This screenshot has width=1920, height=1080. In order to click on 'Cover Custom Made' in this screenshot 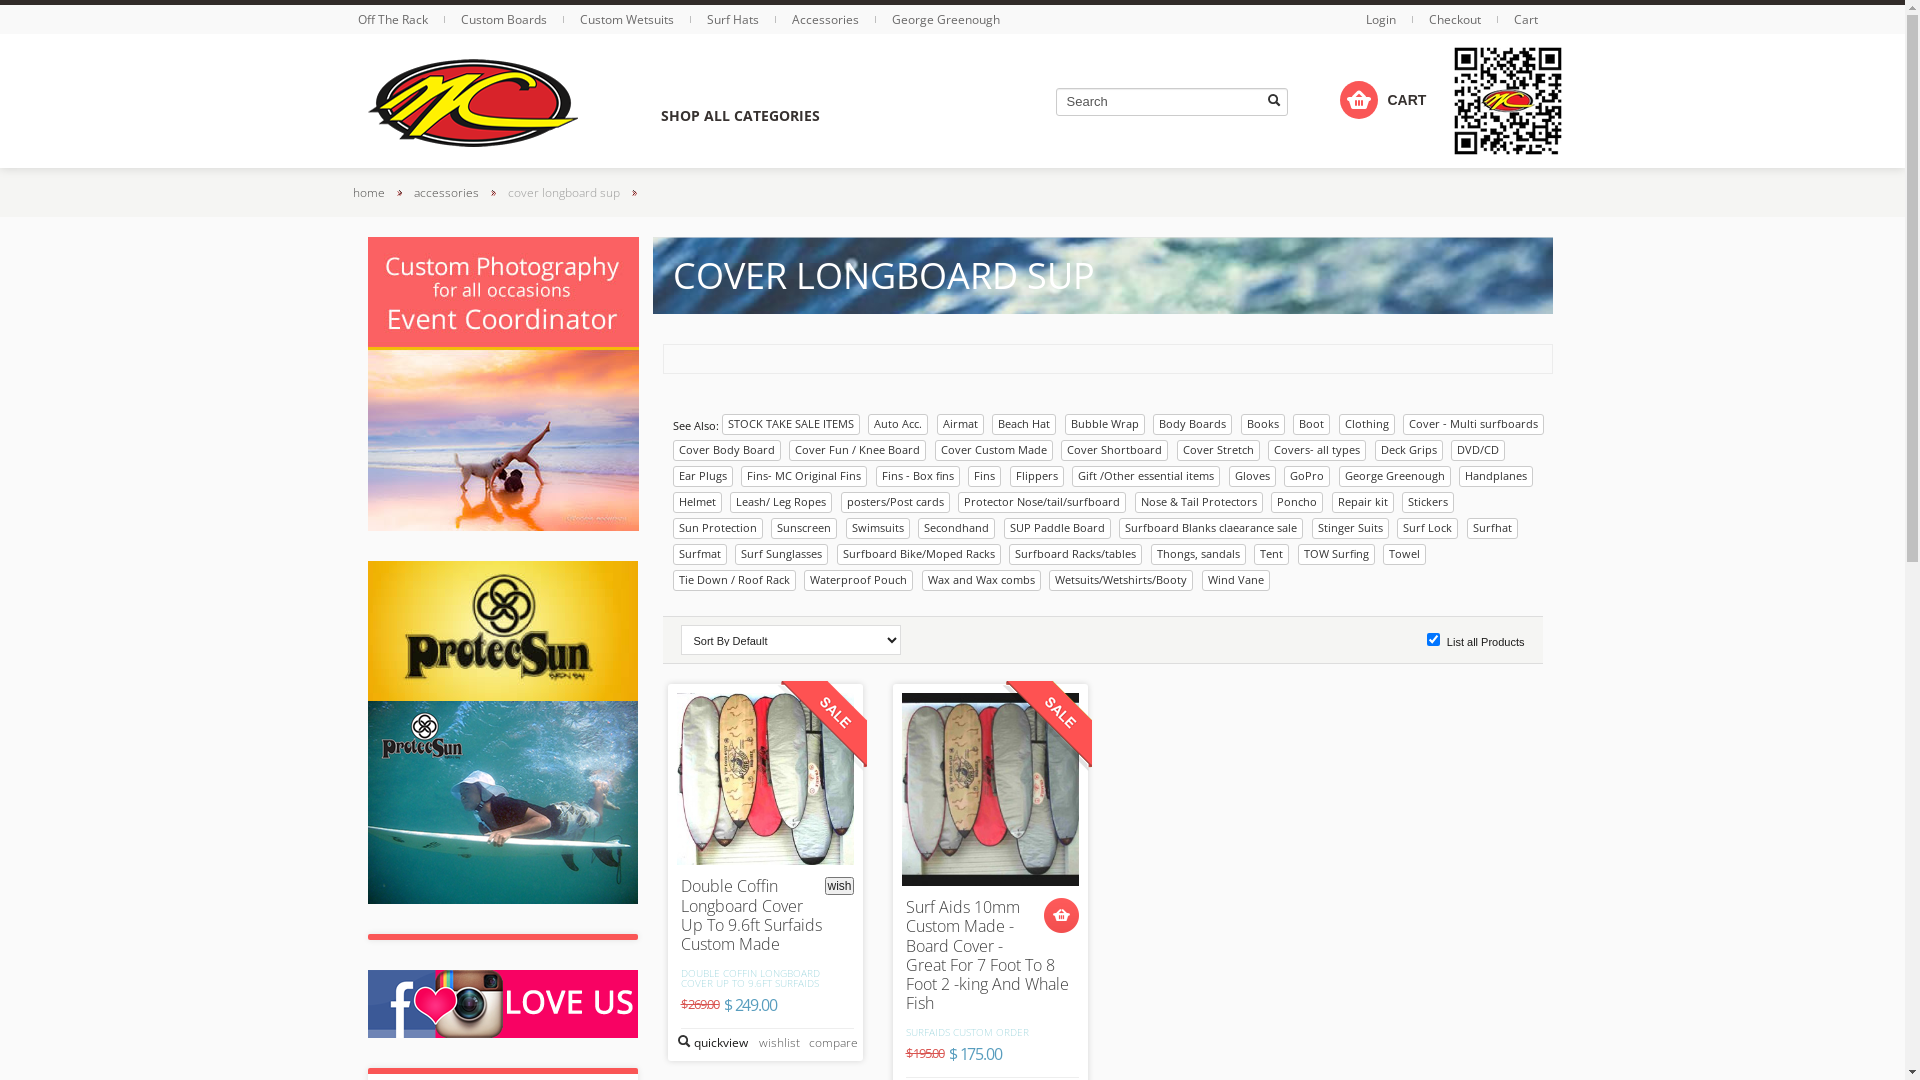, I will do `click(993, 450)`.